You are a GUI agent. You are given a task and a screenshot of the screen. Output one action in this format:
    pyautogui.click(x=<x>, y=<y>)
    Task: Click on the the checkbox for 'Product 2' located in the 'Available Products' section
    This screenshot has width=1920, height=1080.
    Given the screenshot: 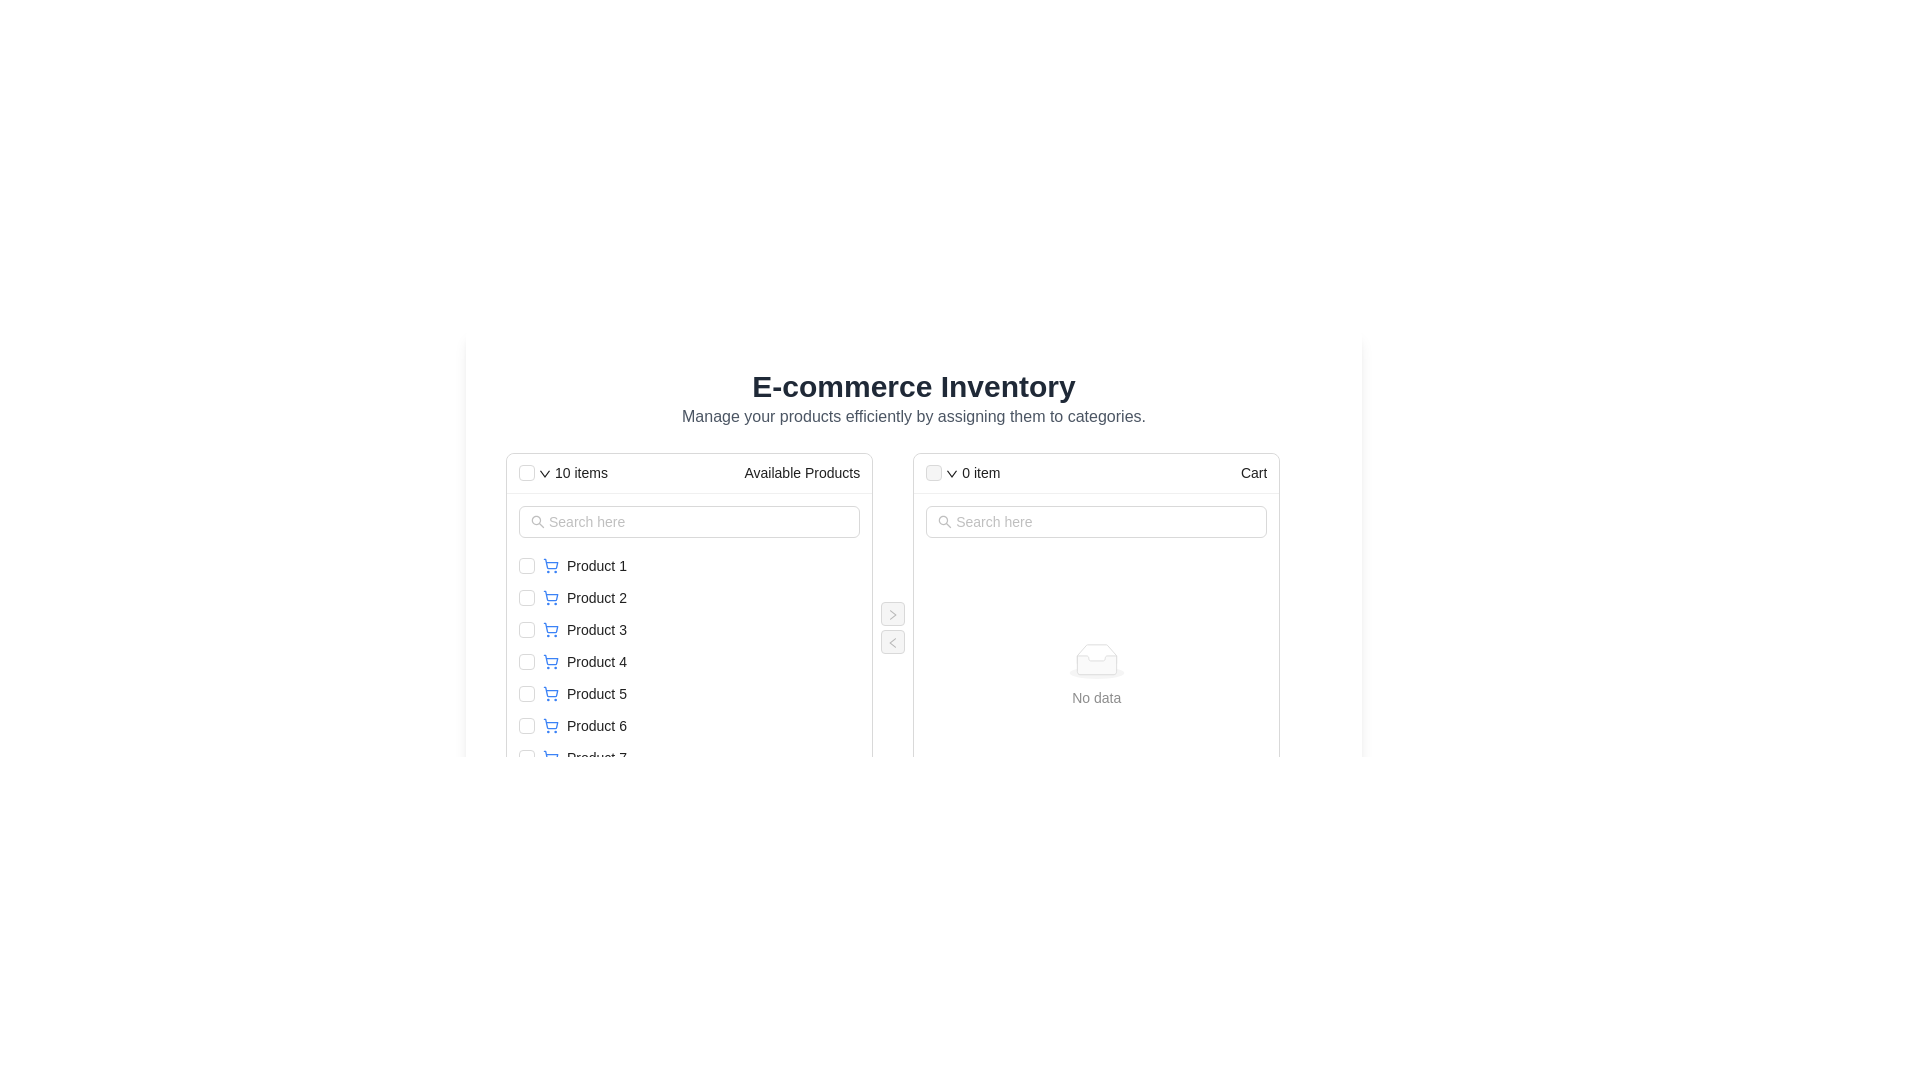 What is the action you would take?
    pyautogui.click(x=527, y=596)
    